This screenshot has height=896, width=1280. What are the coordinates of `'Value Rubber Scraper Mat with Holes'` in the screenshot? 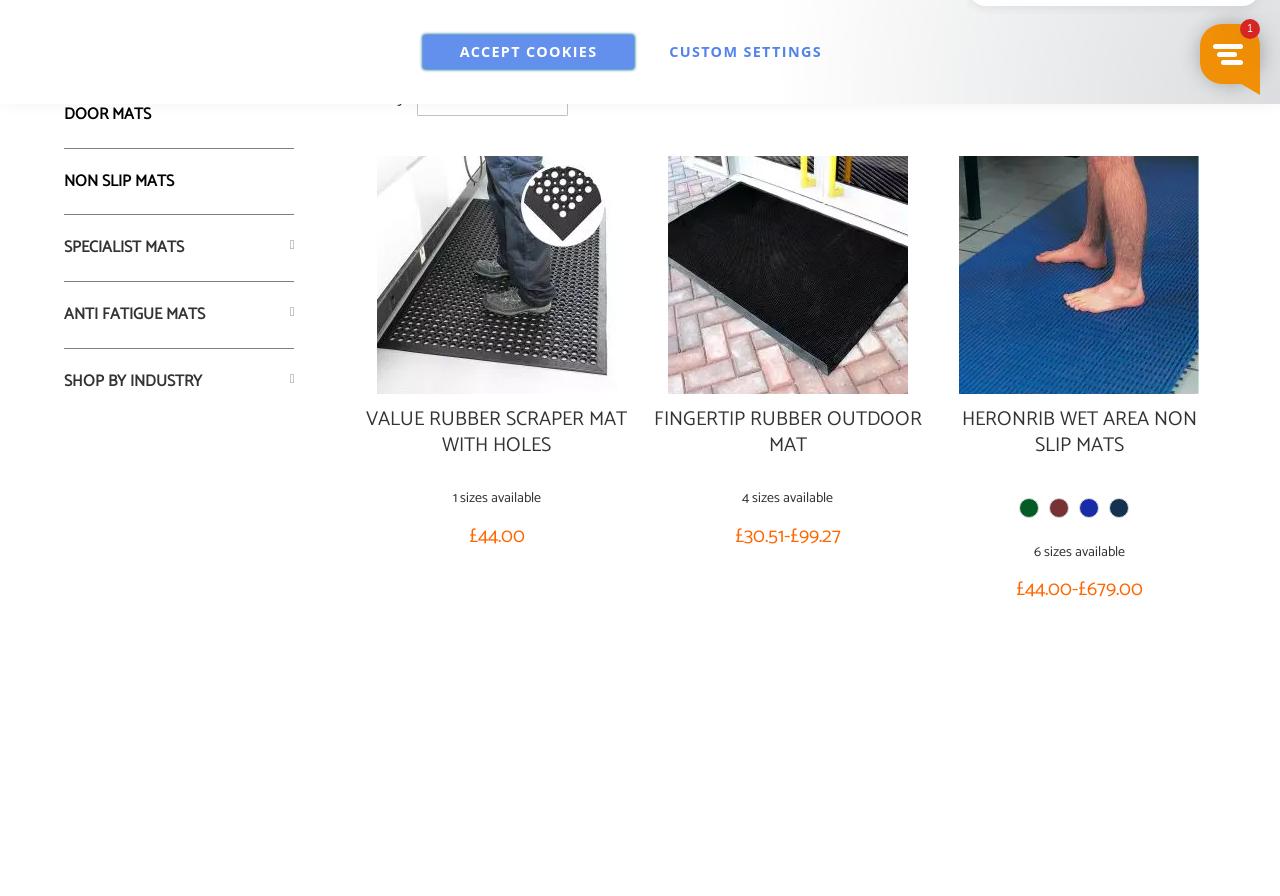 It's located at (365, 432).